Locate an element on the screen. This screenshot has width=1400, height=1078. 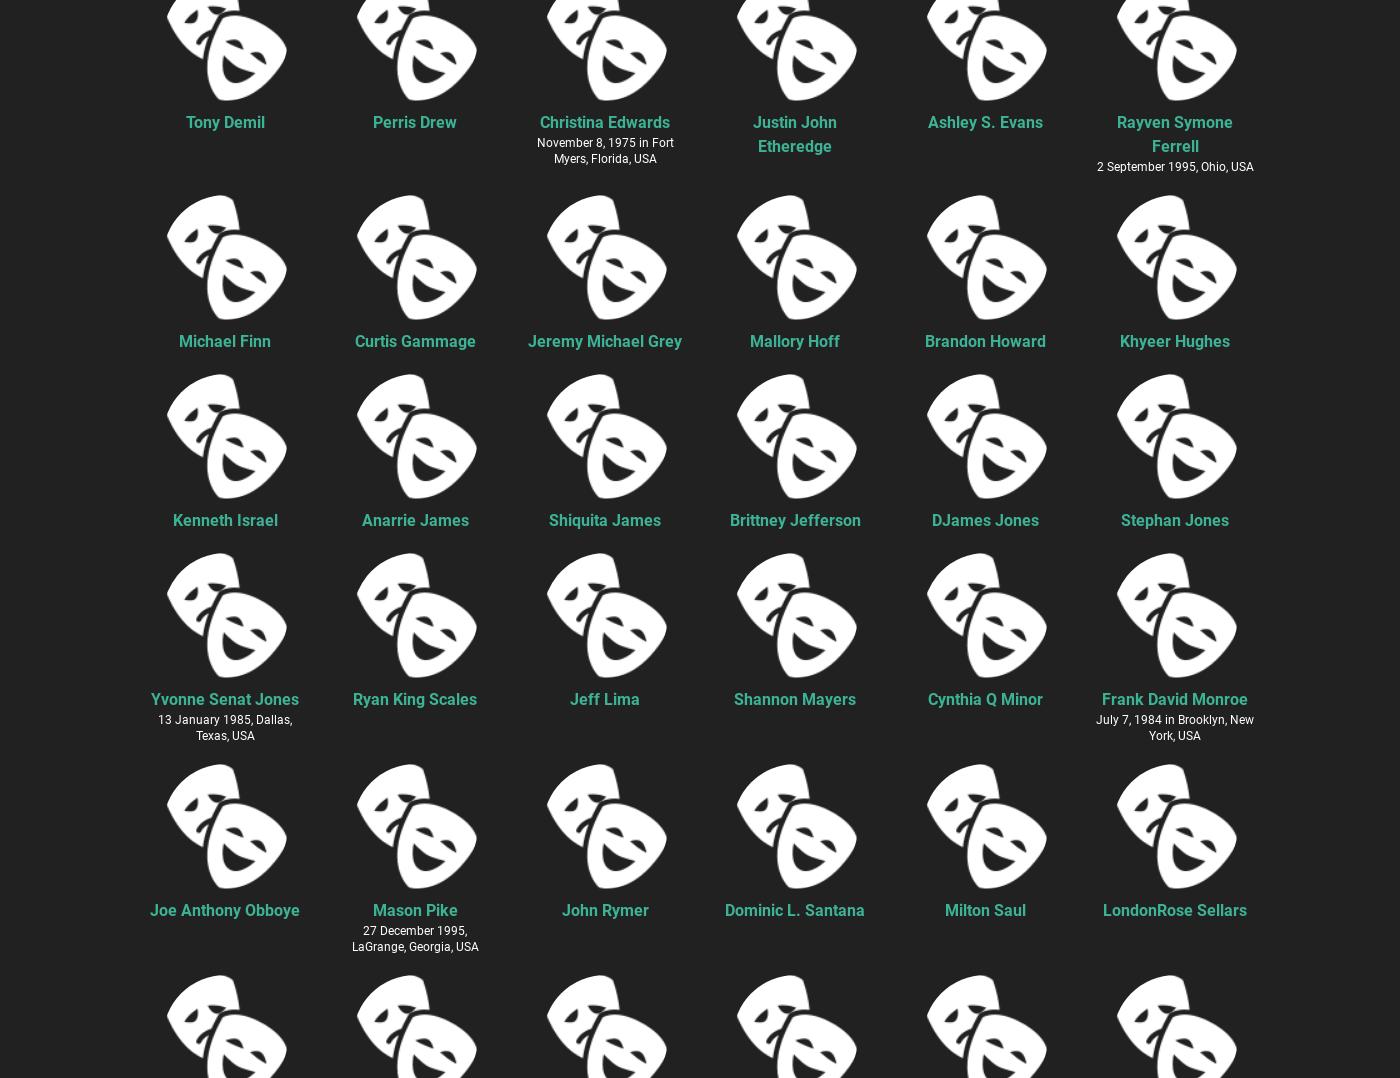
'Milton Saul' is located at coordinates (984, 909).